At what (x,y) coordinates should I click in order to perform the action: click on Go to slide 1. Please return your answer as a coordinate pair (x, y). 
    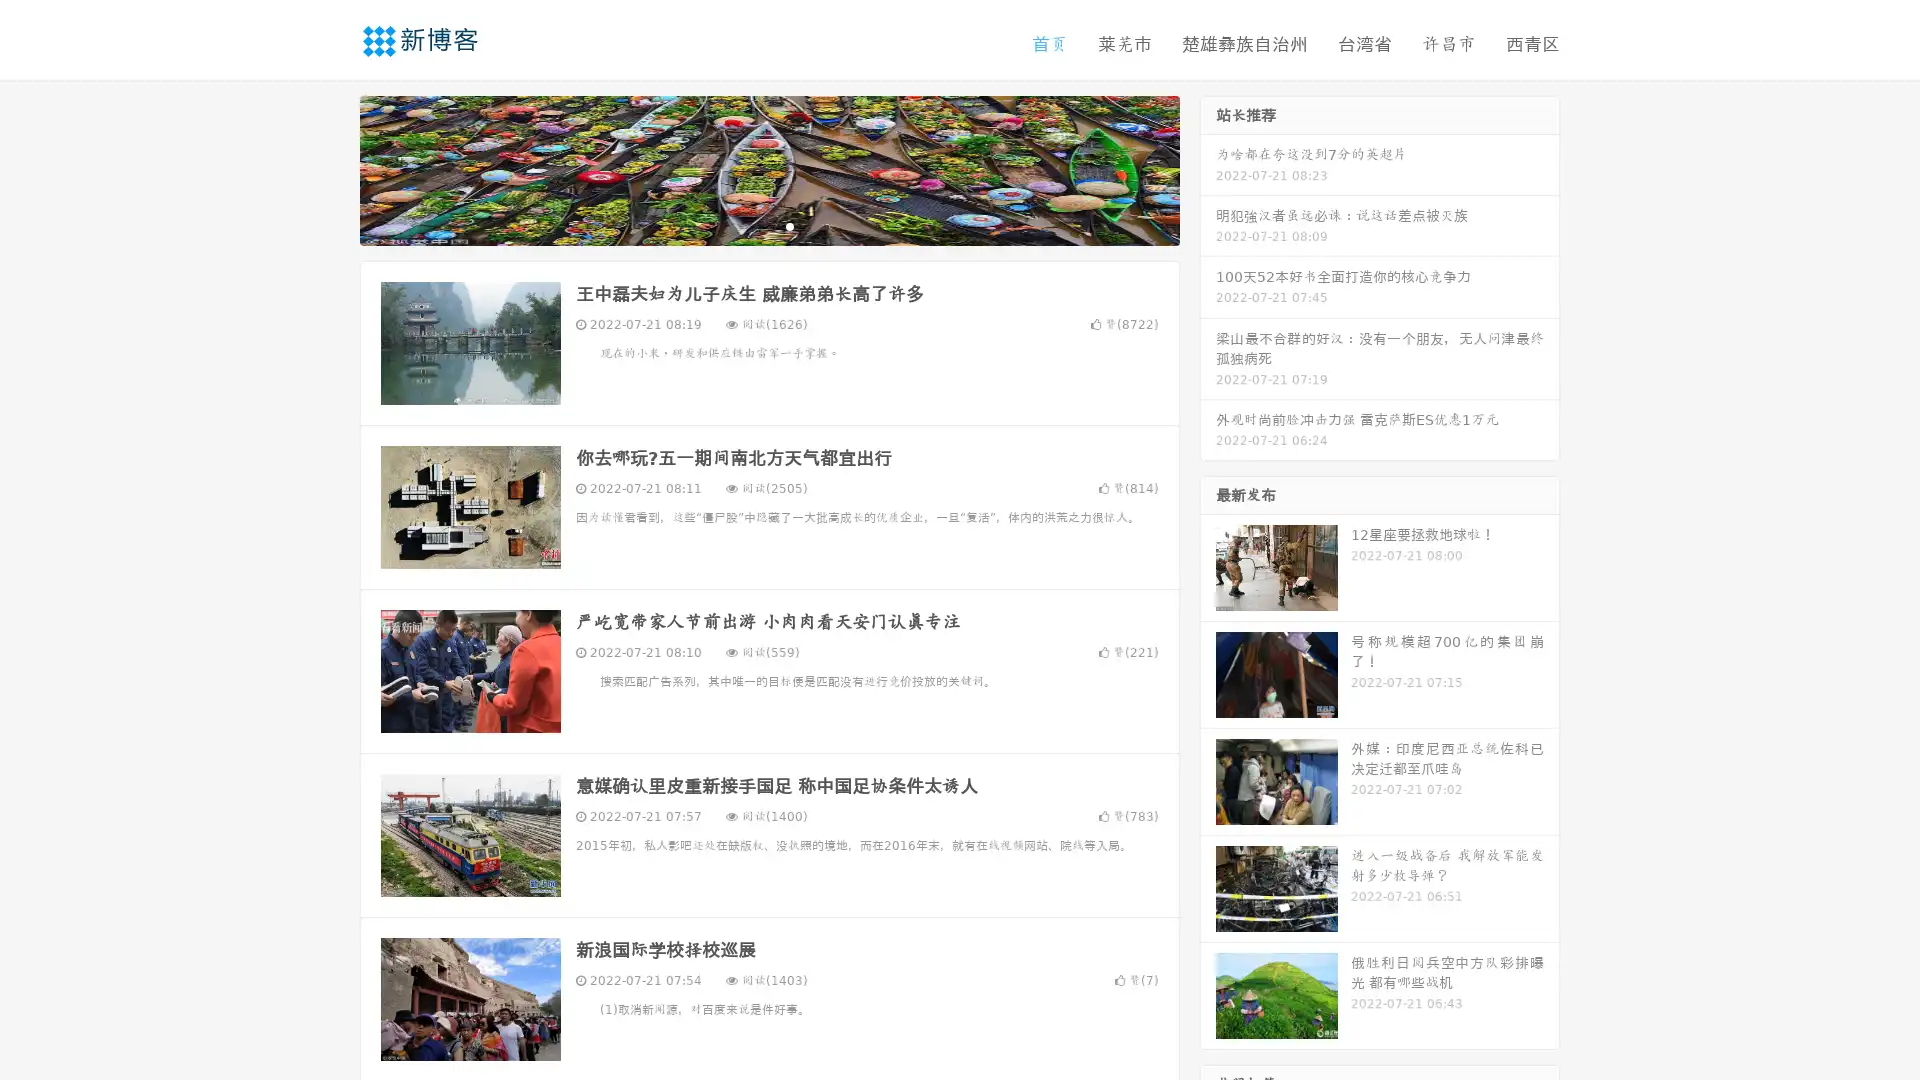
    Looking at the image, I should click on (748, 225).